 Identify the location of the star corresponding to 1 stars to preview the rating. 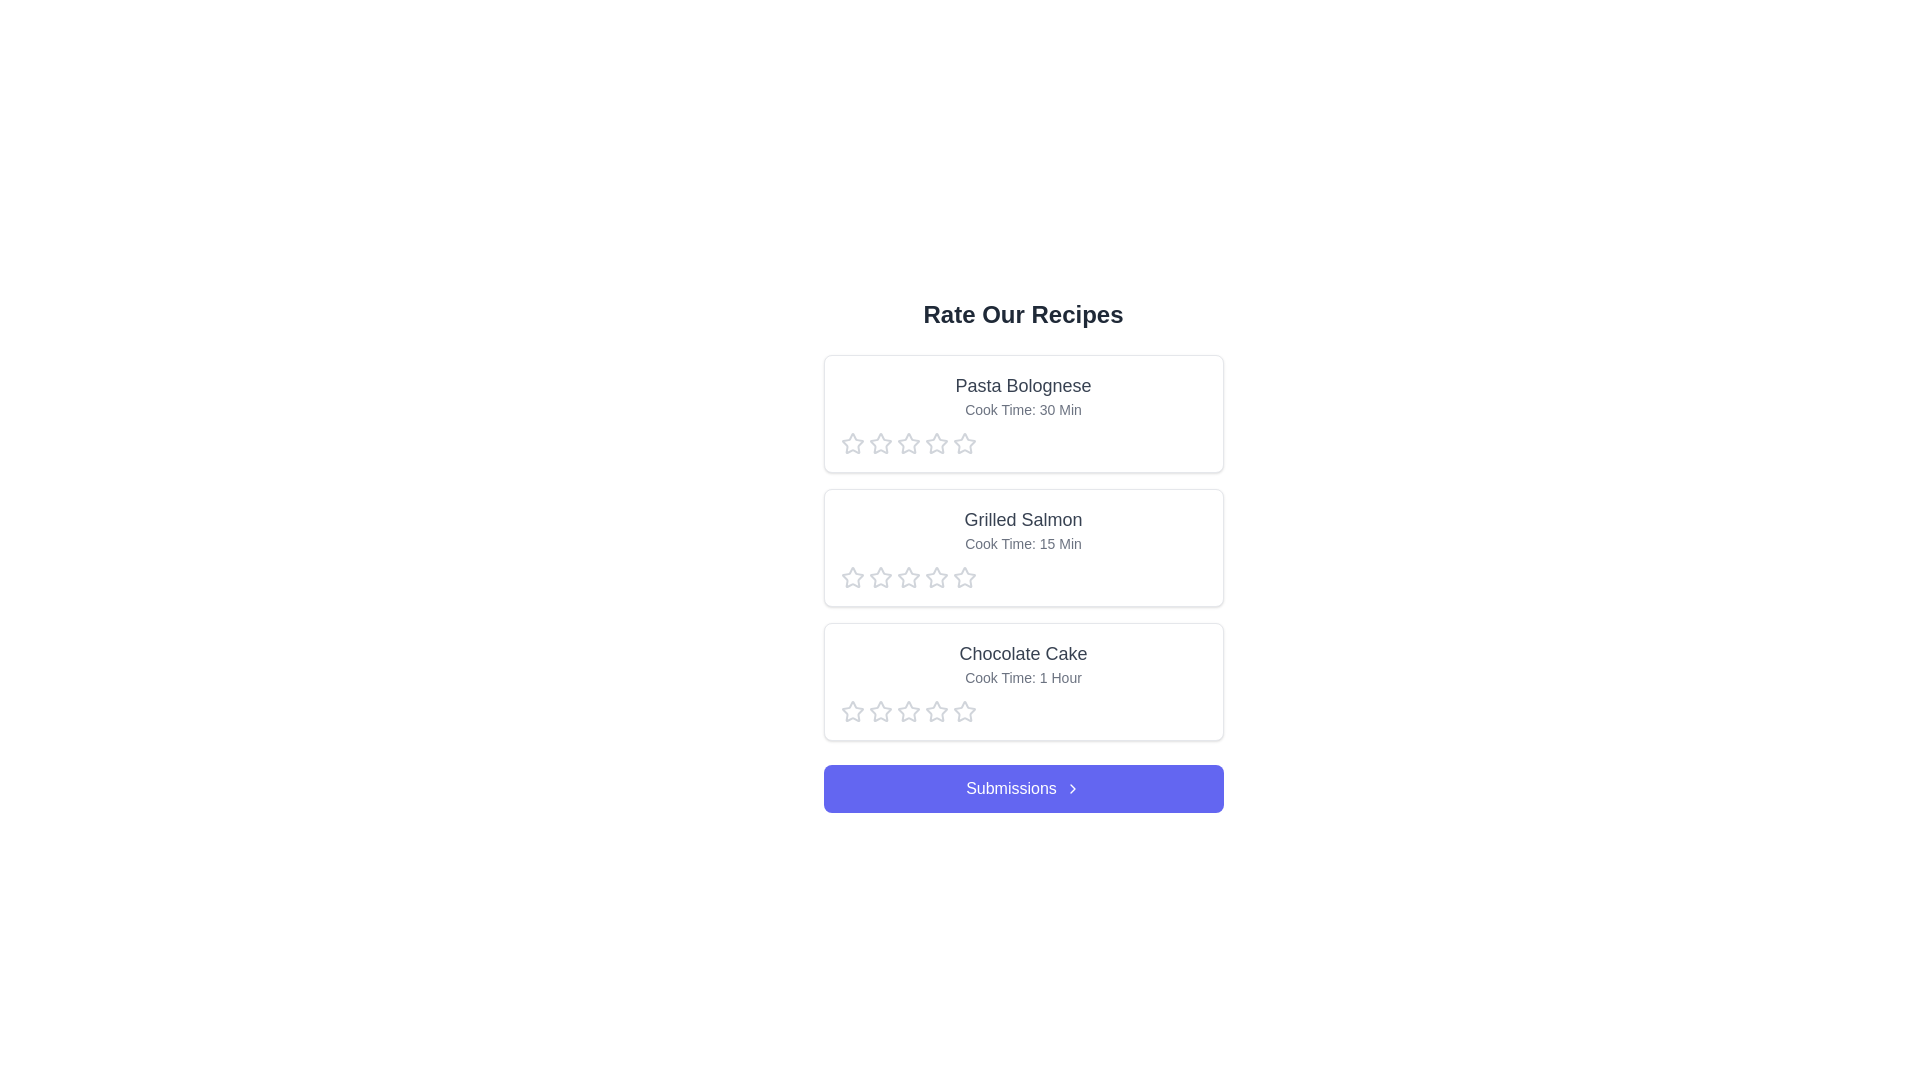
(852, 442).